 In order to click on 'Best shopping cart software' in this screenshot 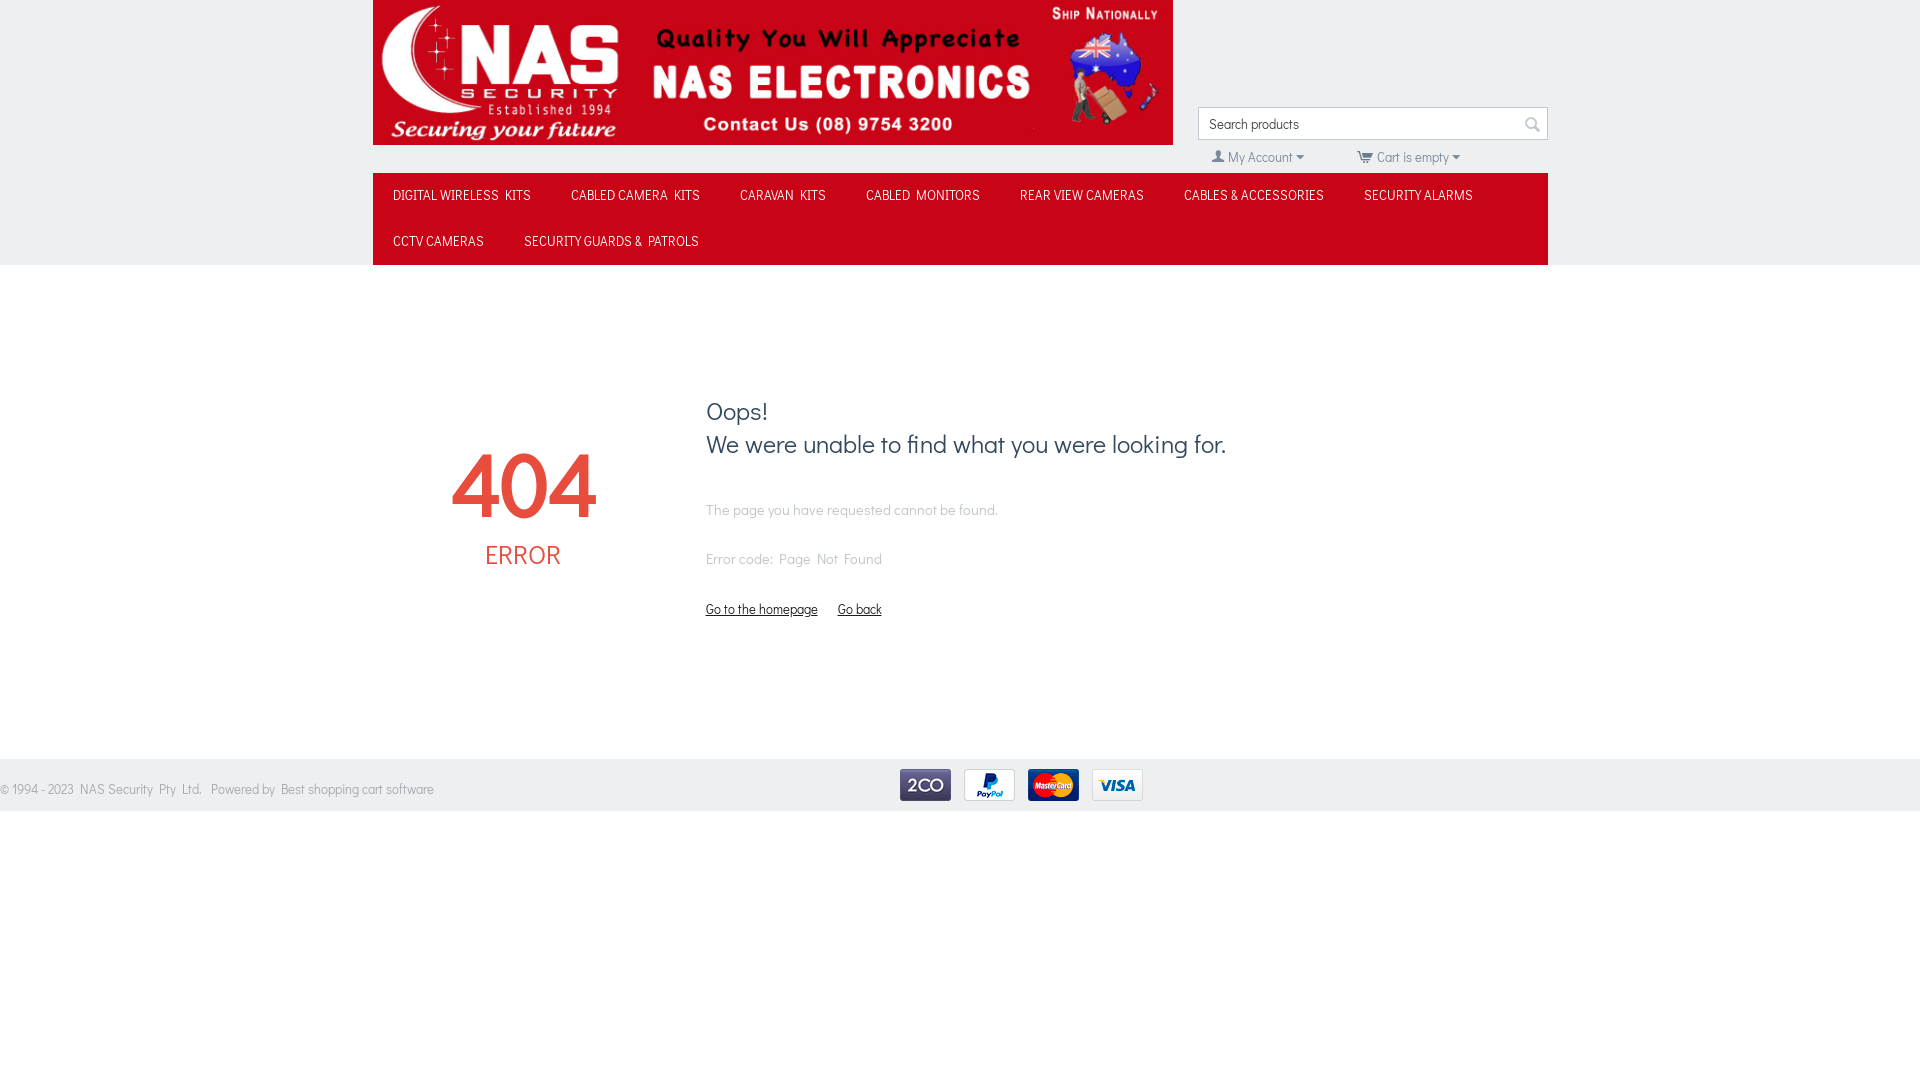, I will do `click(357, 787)`.